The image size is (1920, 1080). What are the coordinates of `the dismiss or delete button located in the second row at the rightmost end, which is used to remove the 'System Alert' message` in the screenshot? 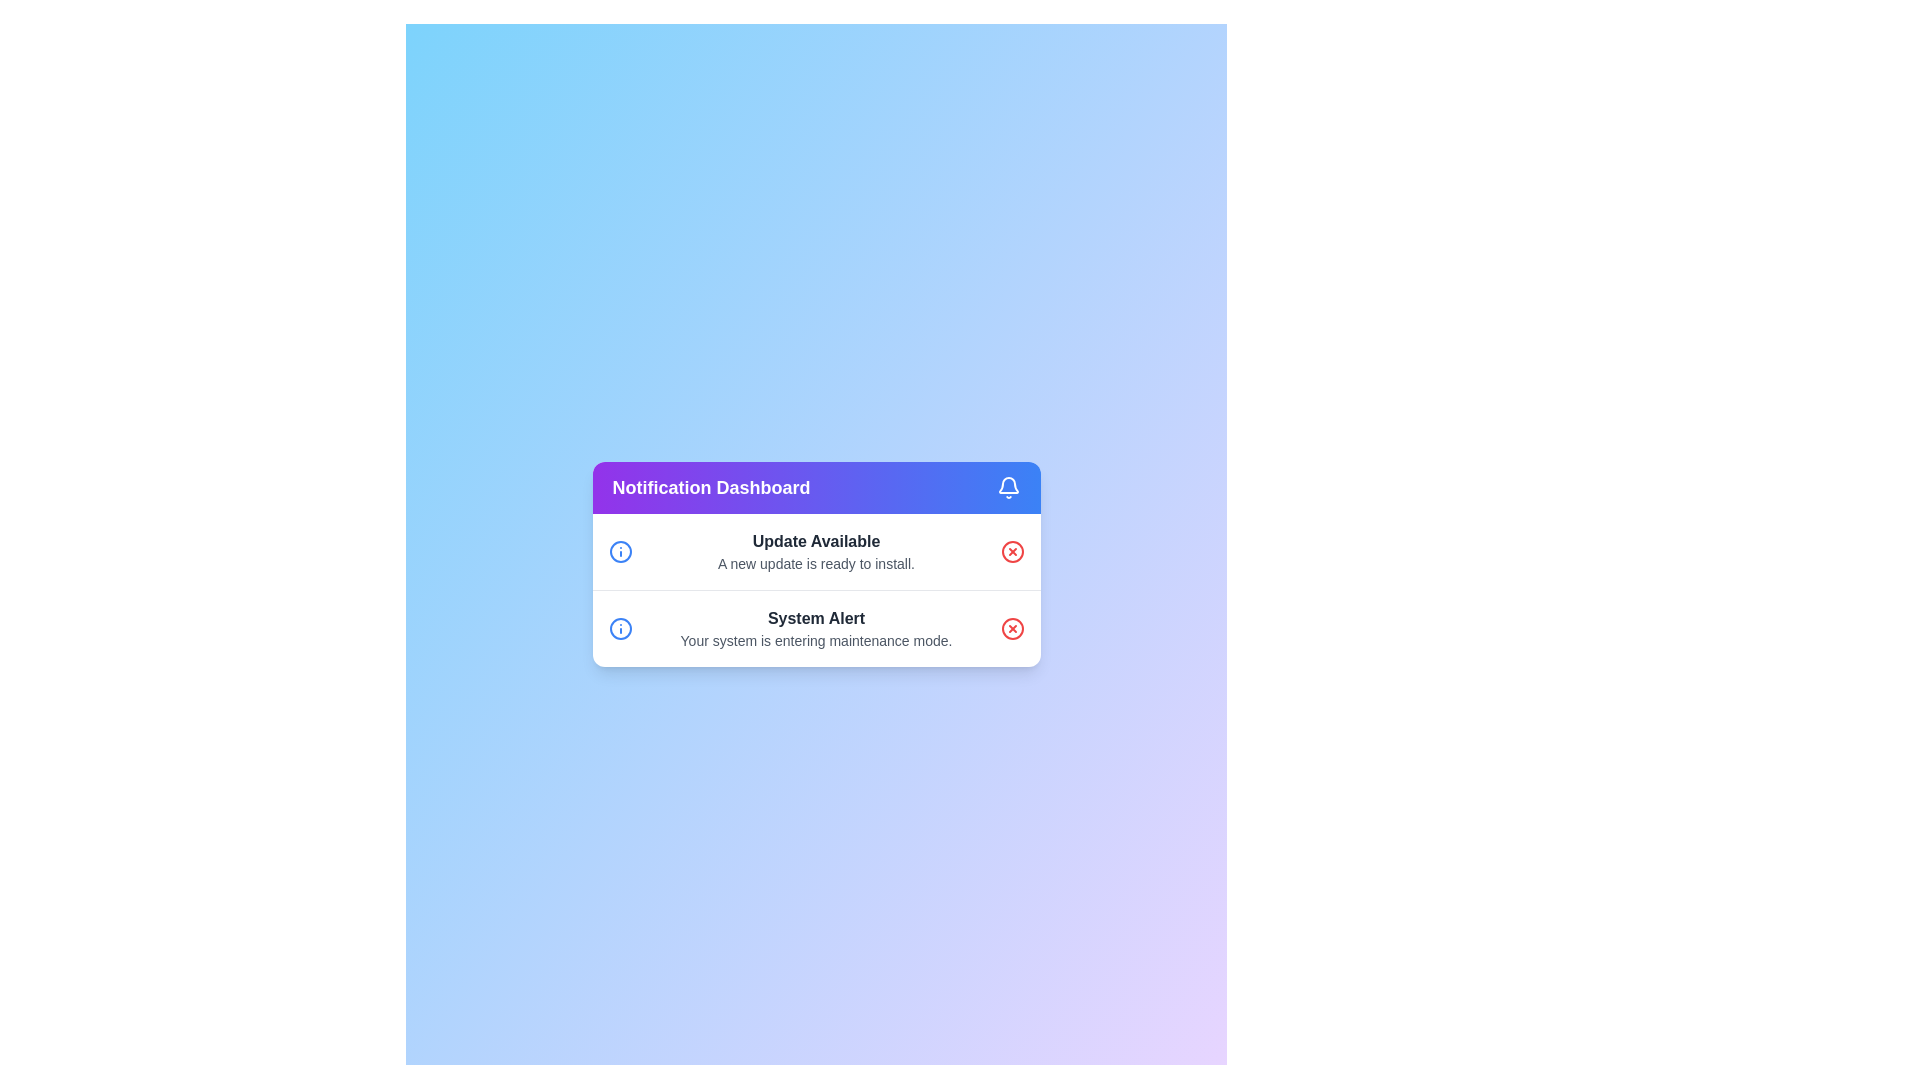 It's located at (1012, 627).